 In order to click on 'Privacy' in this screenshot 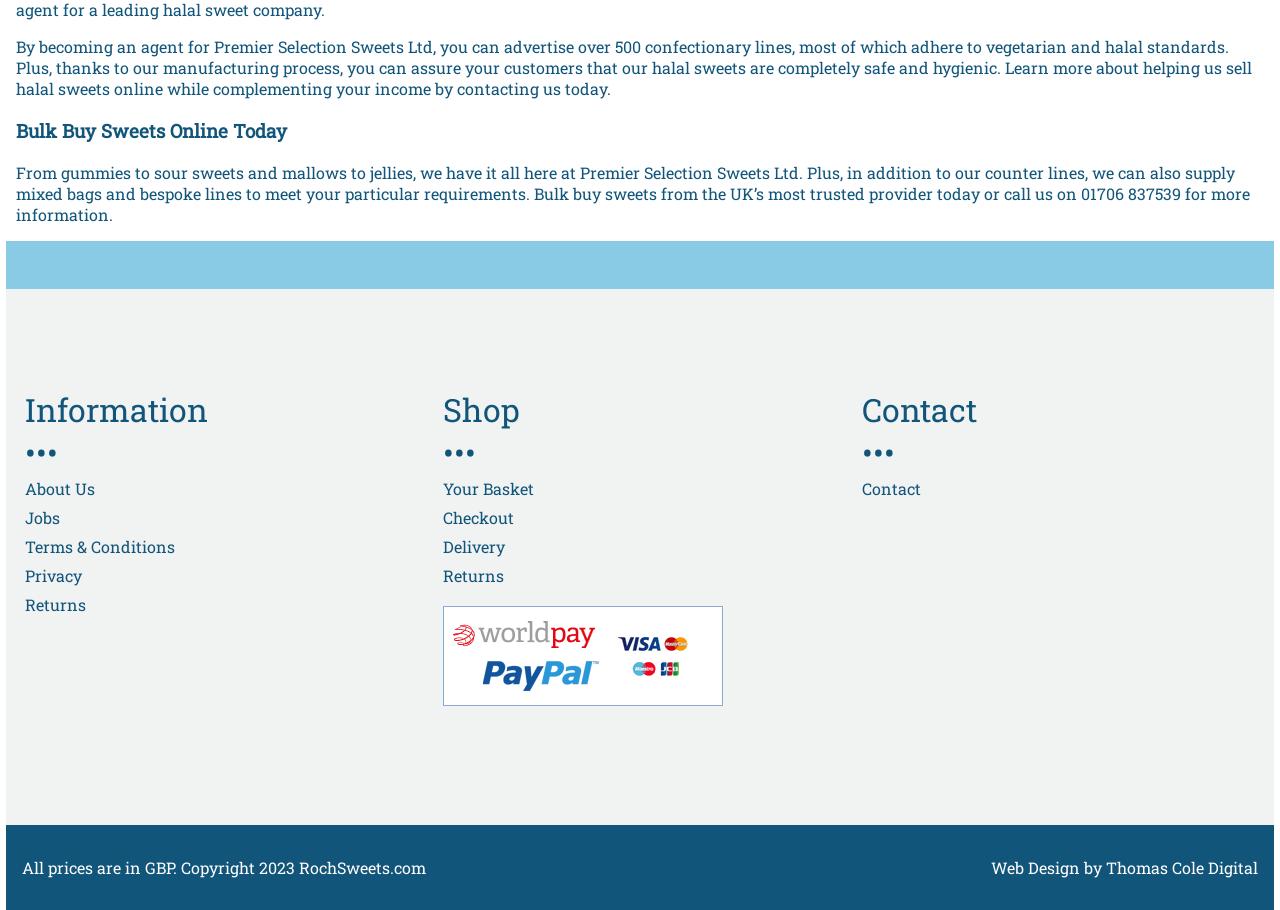, I will do `click(53, 574)`.